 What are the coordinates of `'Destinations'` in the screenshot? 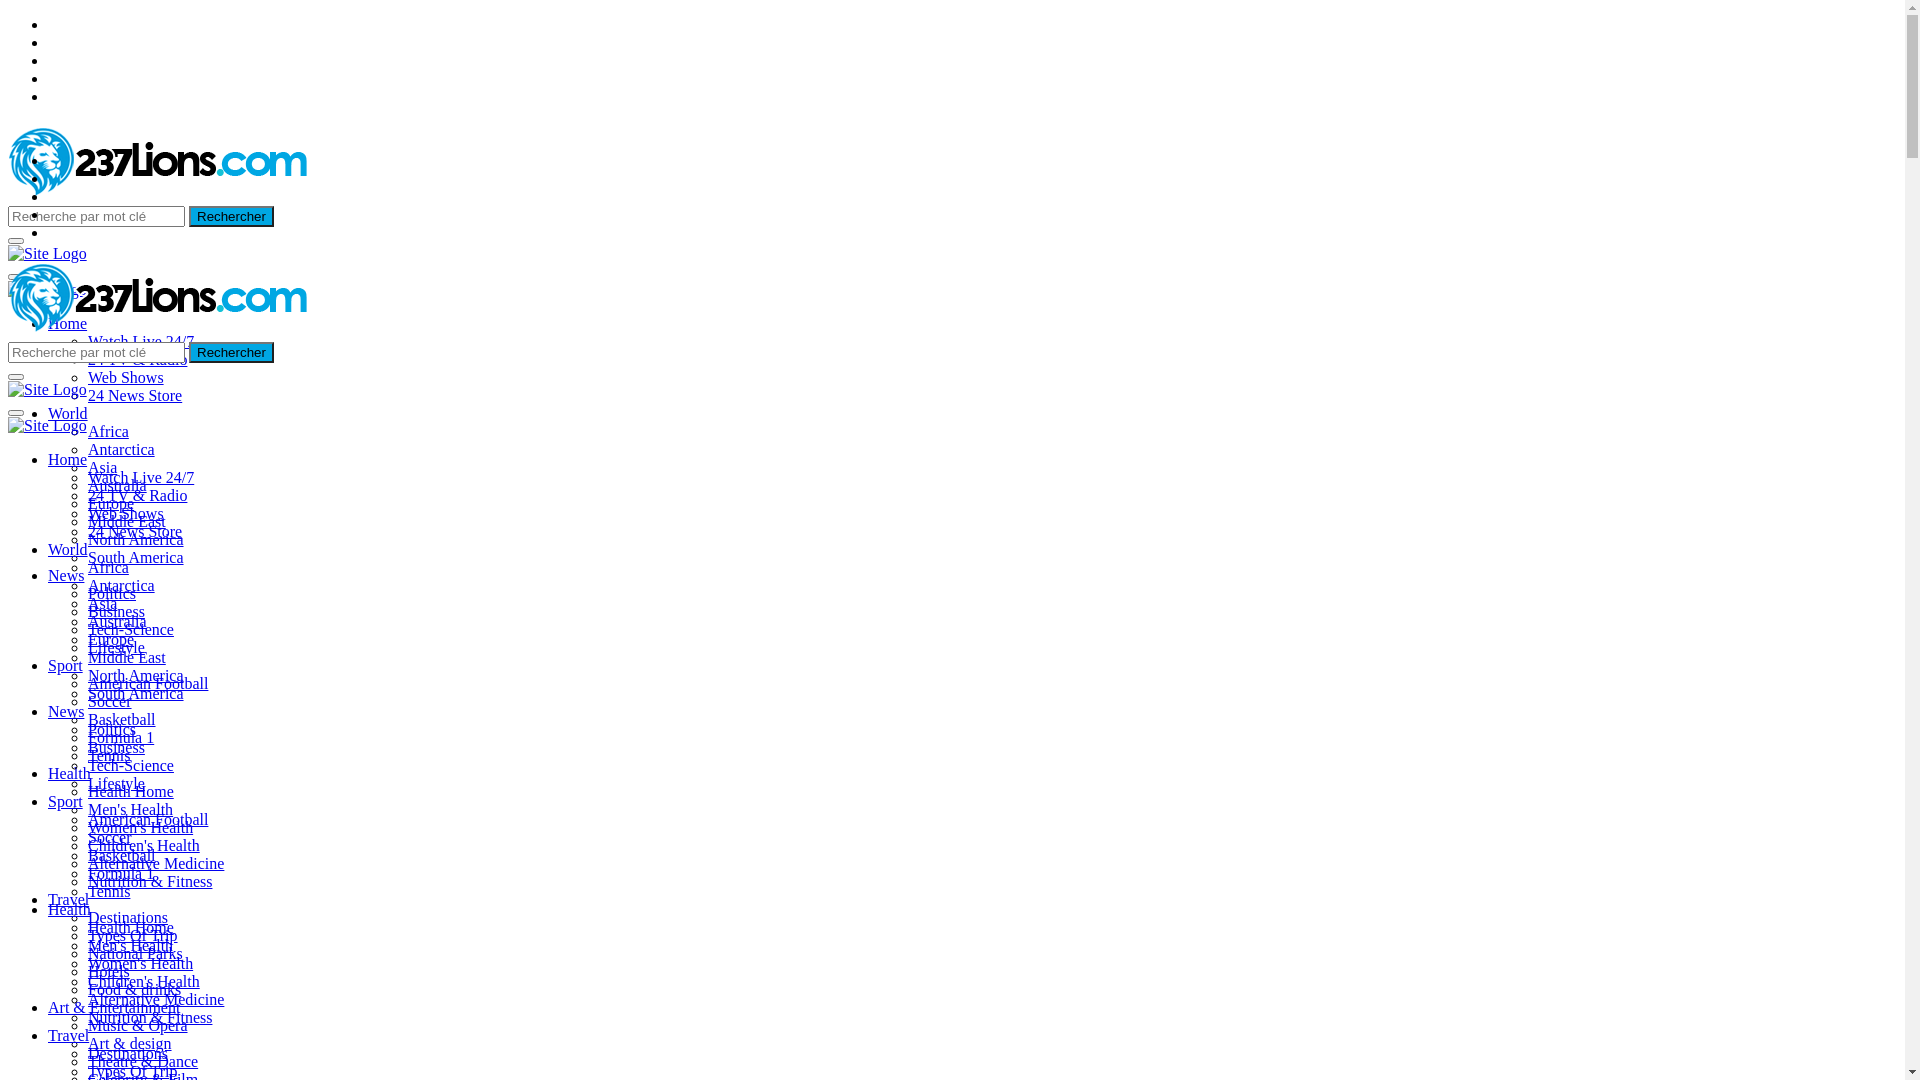 It's located at (127, 917).